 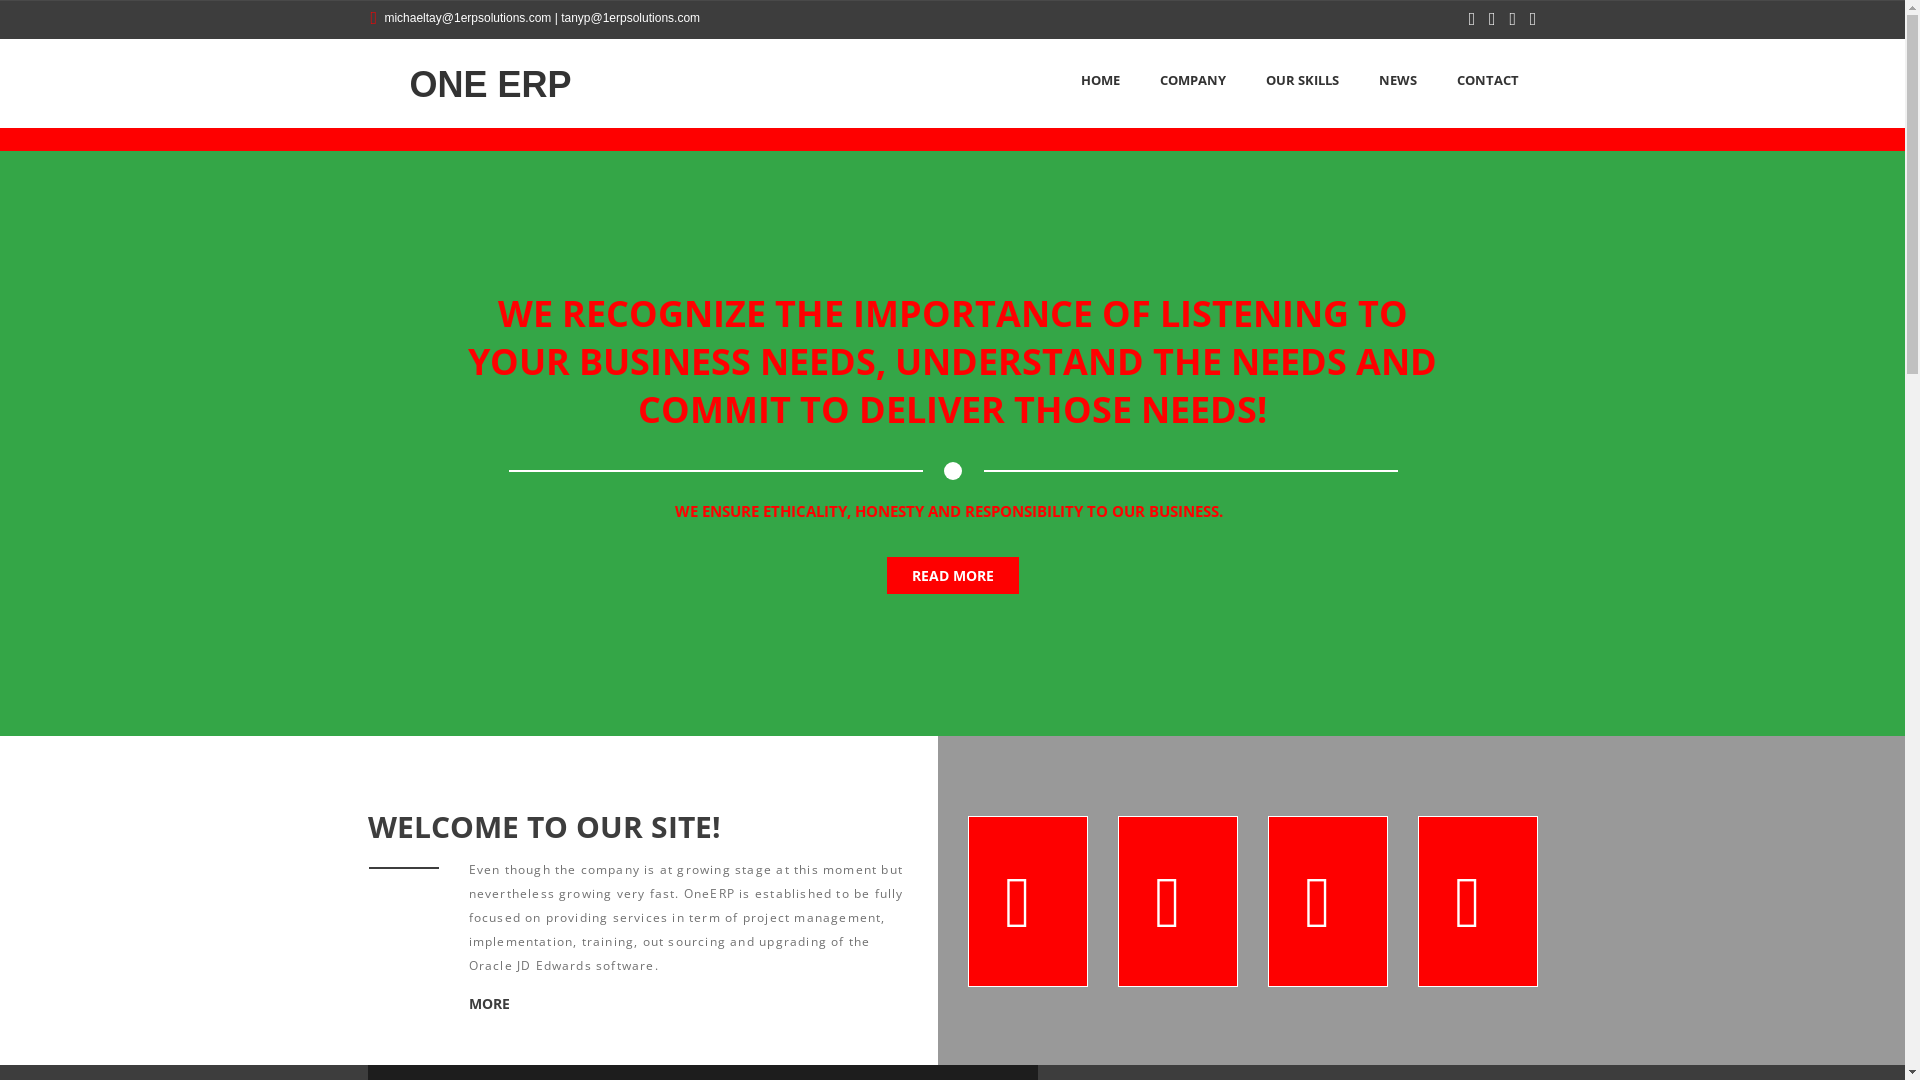 What do you see at coordinates (1301, 79) in the screenshot?
I see `'OUR SKILLS'` at bounding box center [1301, 79].